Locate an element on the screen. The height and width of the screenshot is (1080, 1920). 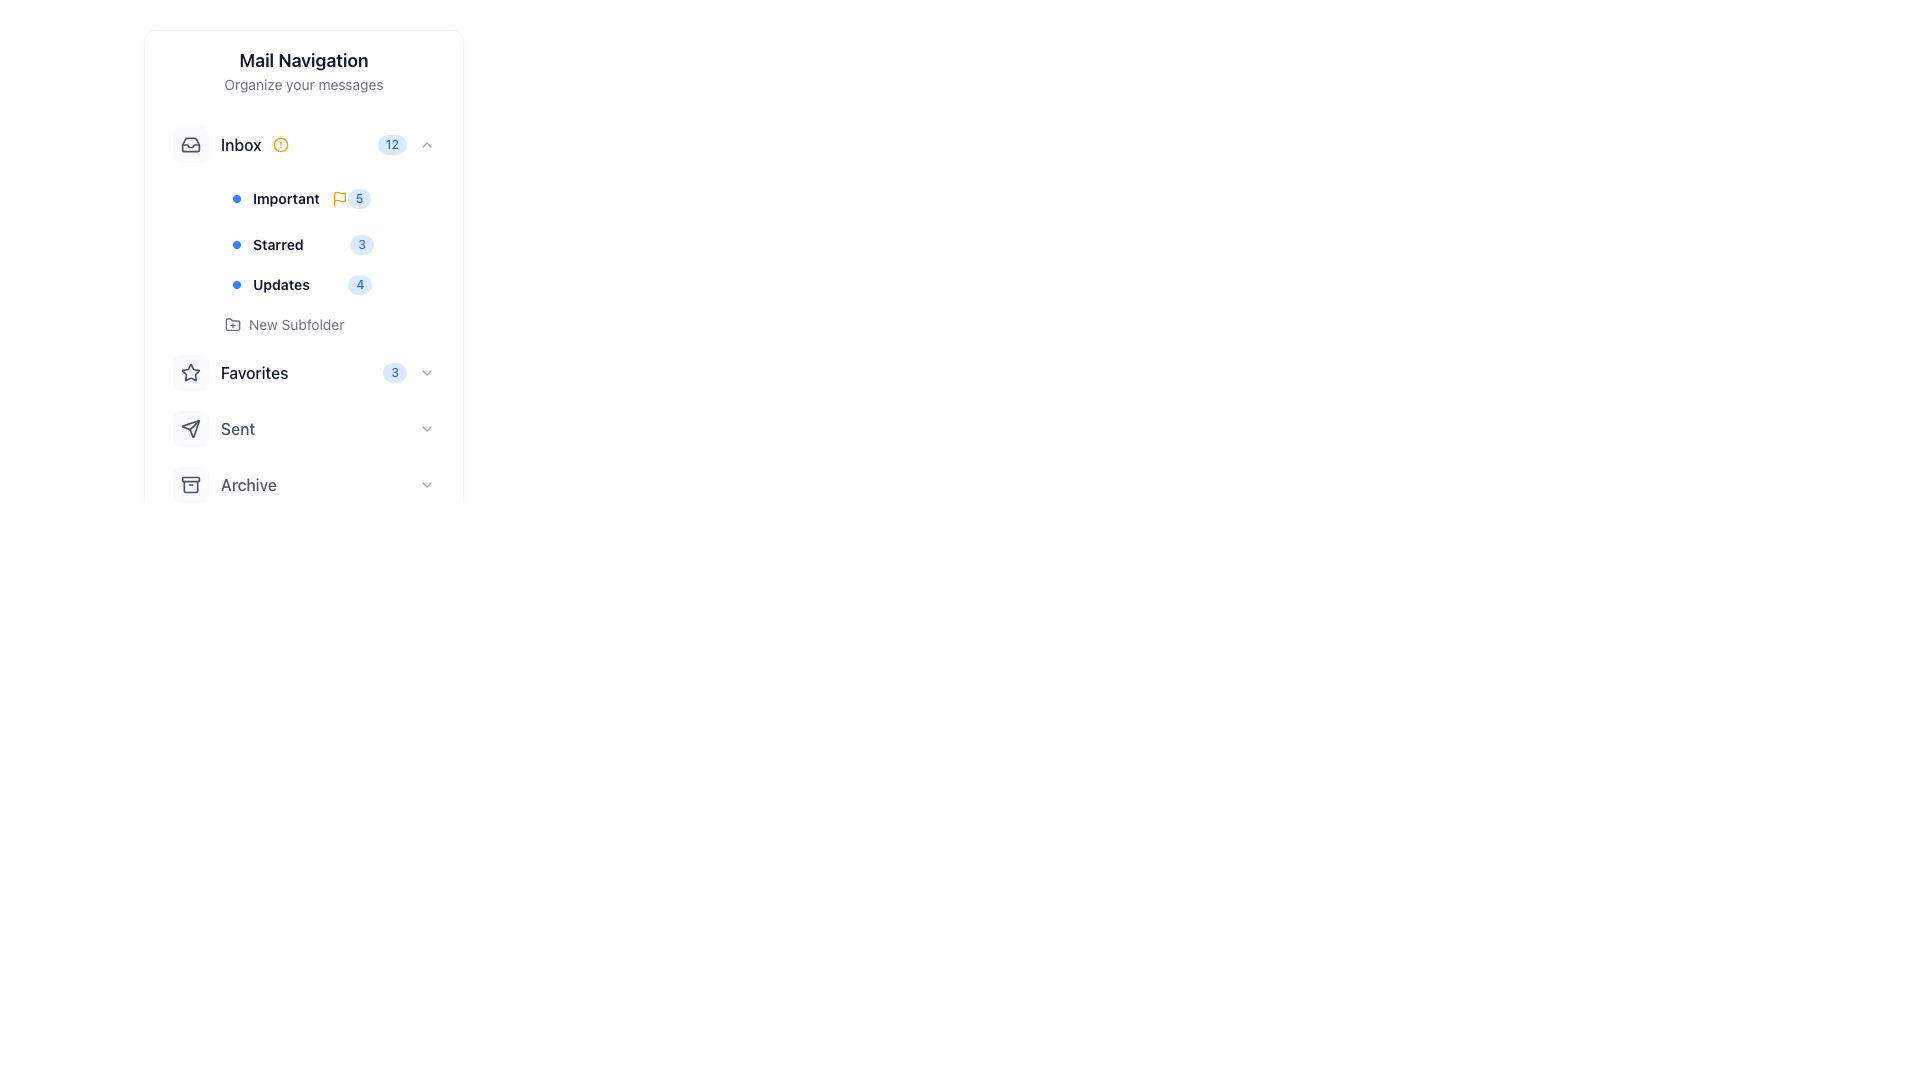
the small rectangular icon with a rounded appearance located in the navigation sidebar under the 'Archive' section, which features a gray background transitioning to blue on hover and contains a graphic of an archive box is located at coordinates (191, 485).